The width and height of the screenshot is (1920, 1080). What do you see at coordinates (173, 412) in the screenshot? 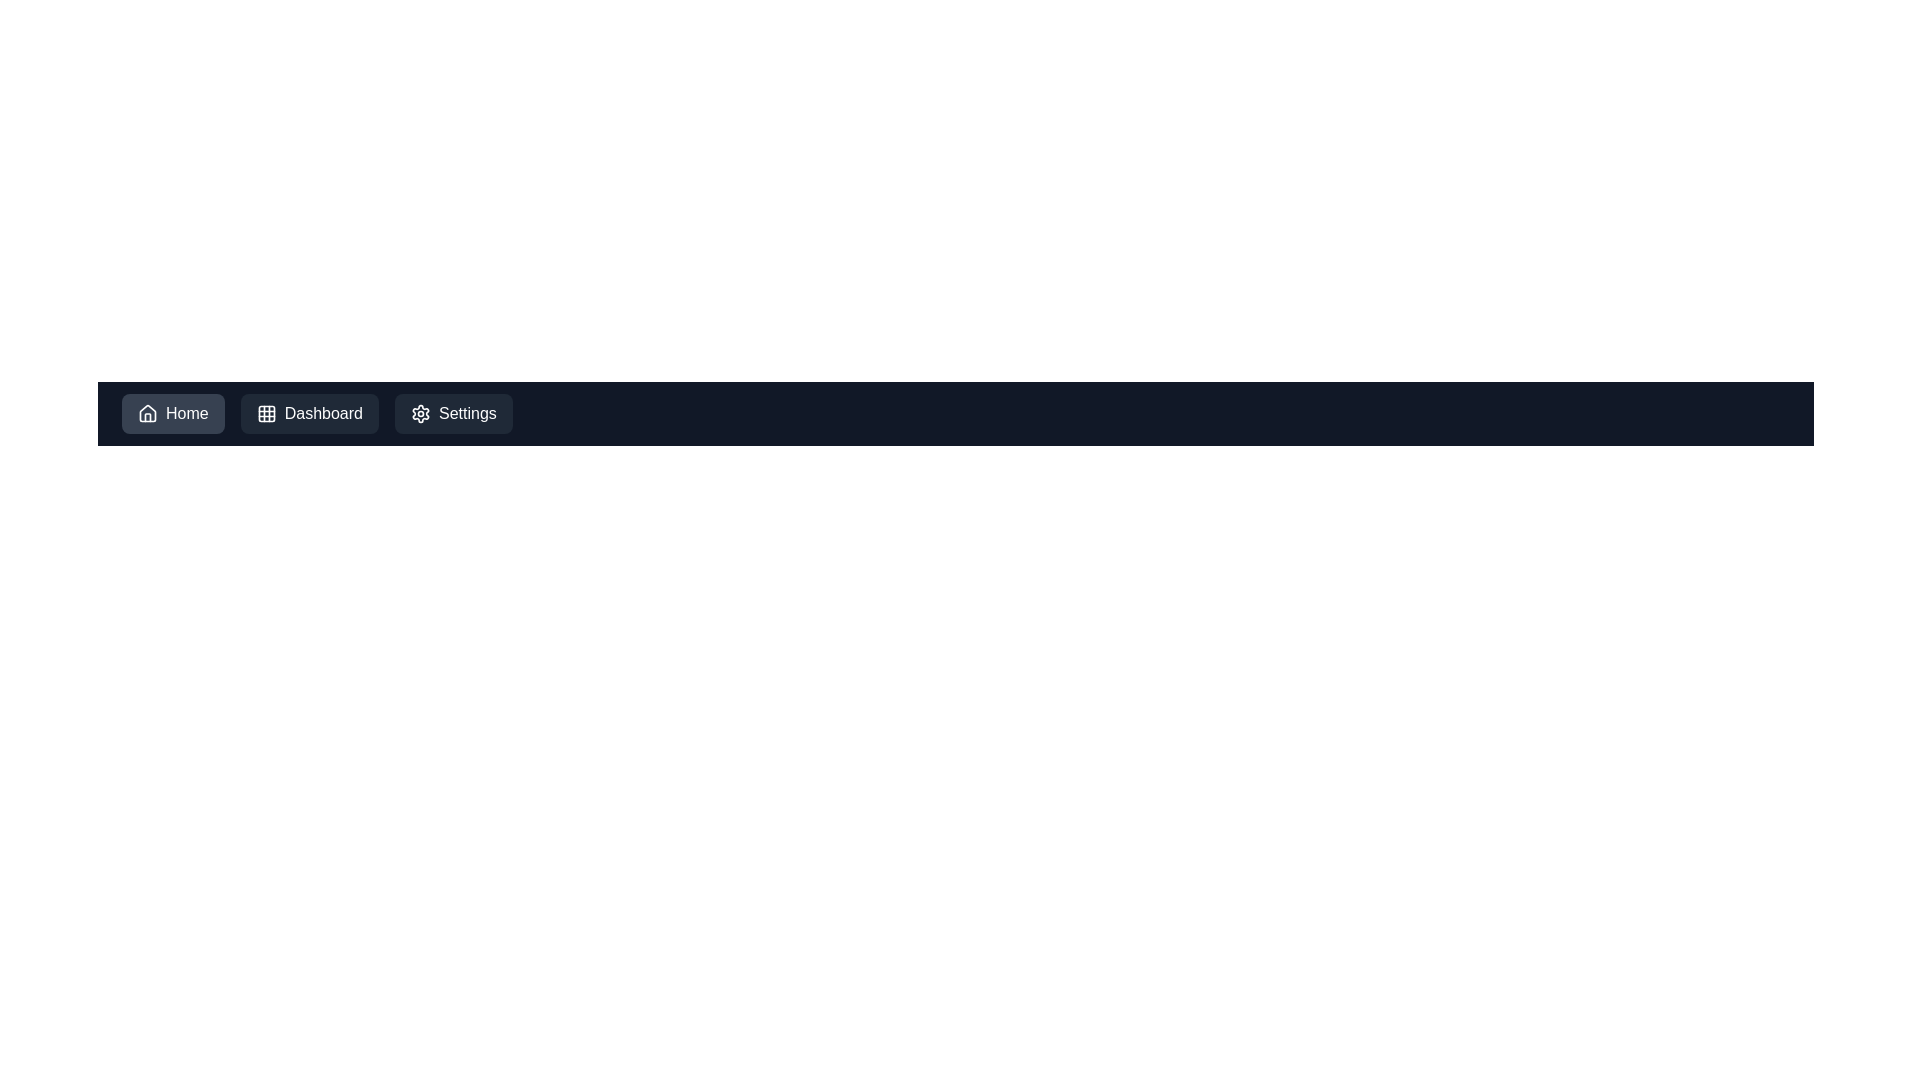
I see `the leftmost navigation button in the horizontal menu bar` at bounding box center [173, 412].